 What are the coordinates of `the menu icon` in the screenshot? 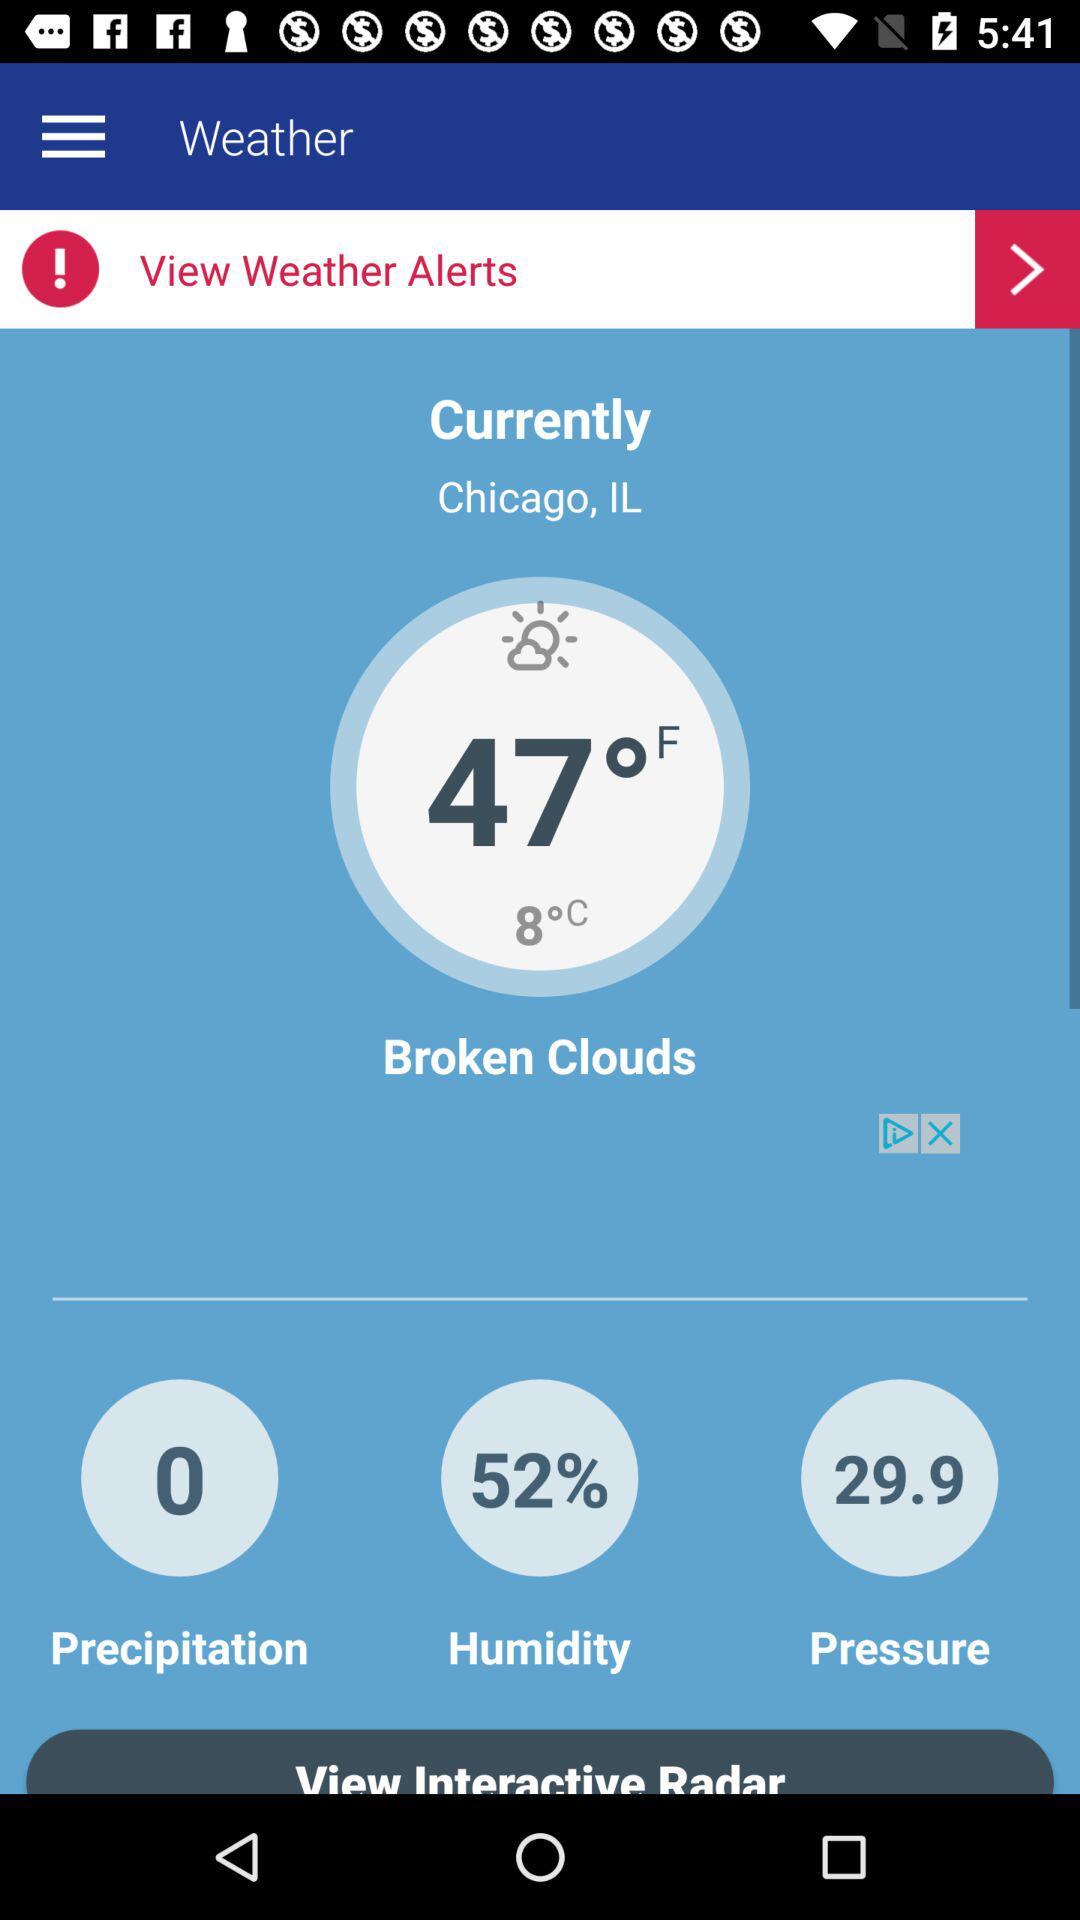 It's located at (72, 135).